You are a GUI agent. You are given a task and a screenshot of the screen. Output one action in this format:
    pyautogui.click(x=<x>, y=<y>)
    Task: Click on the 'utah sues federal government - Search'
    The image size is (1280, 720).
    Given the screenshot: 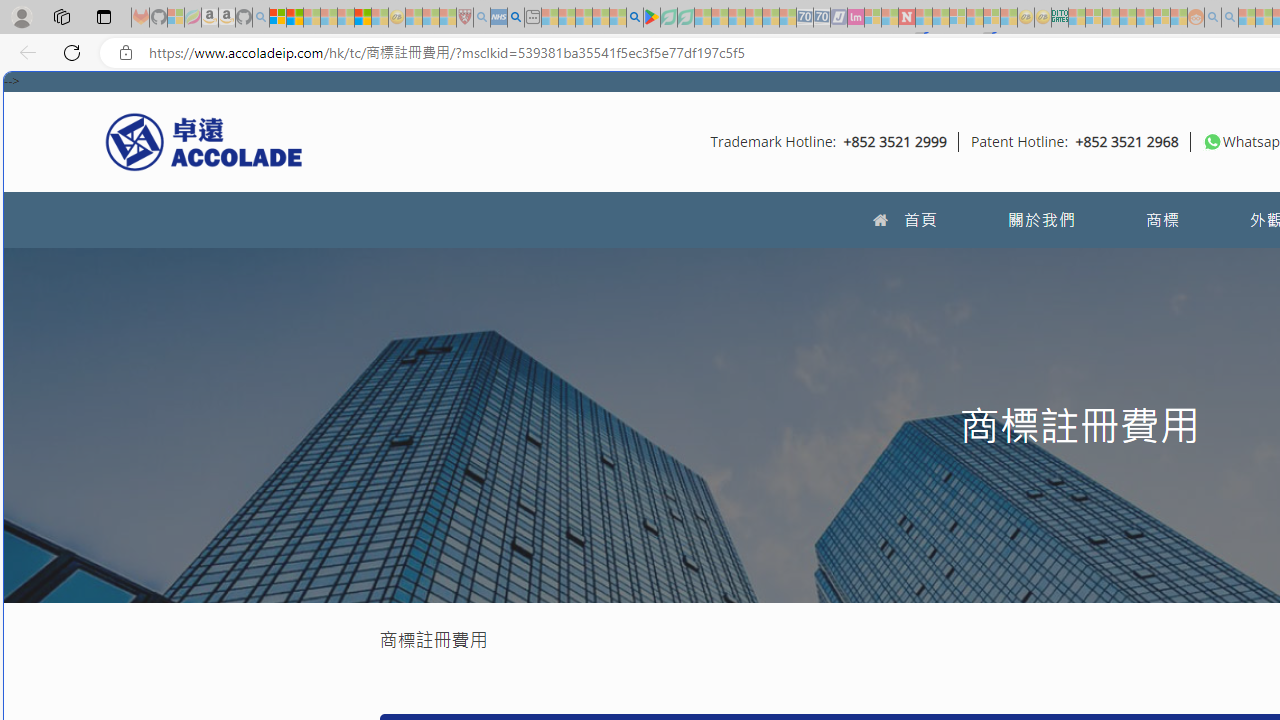 What is the action you would take?
    pyautogui.click(x=515, y=17)
    